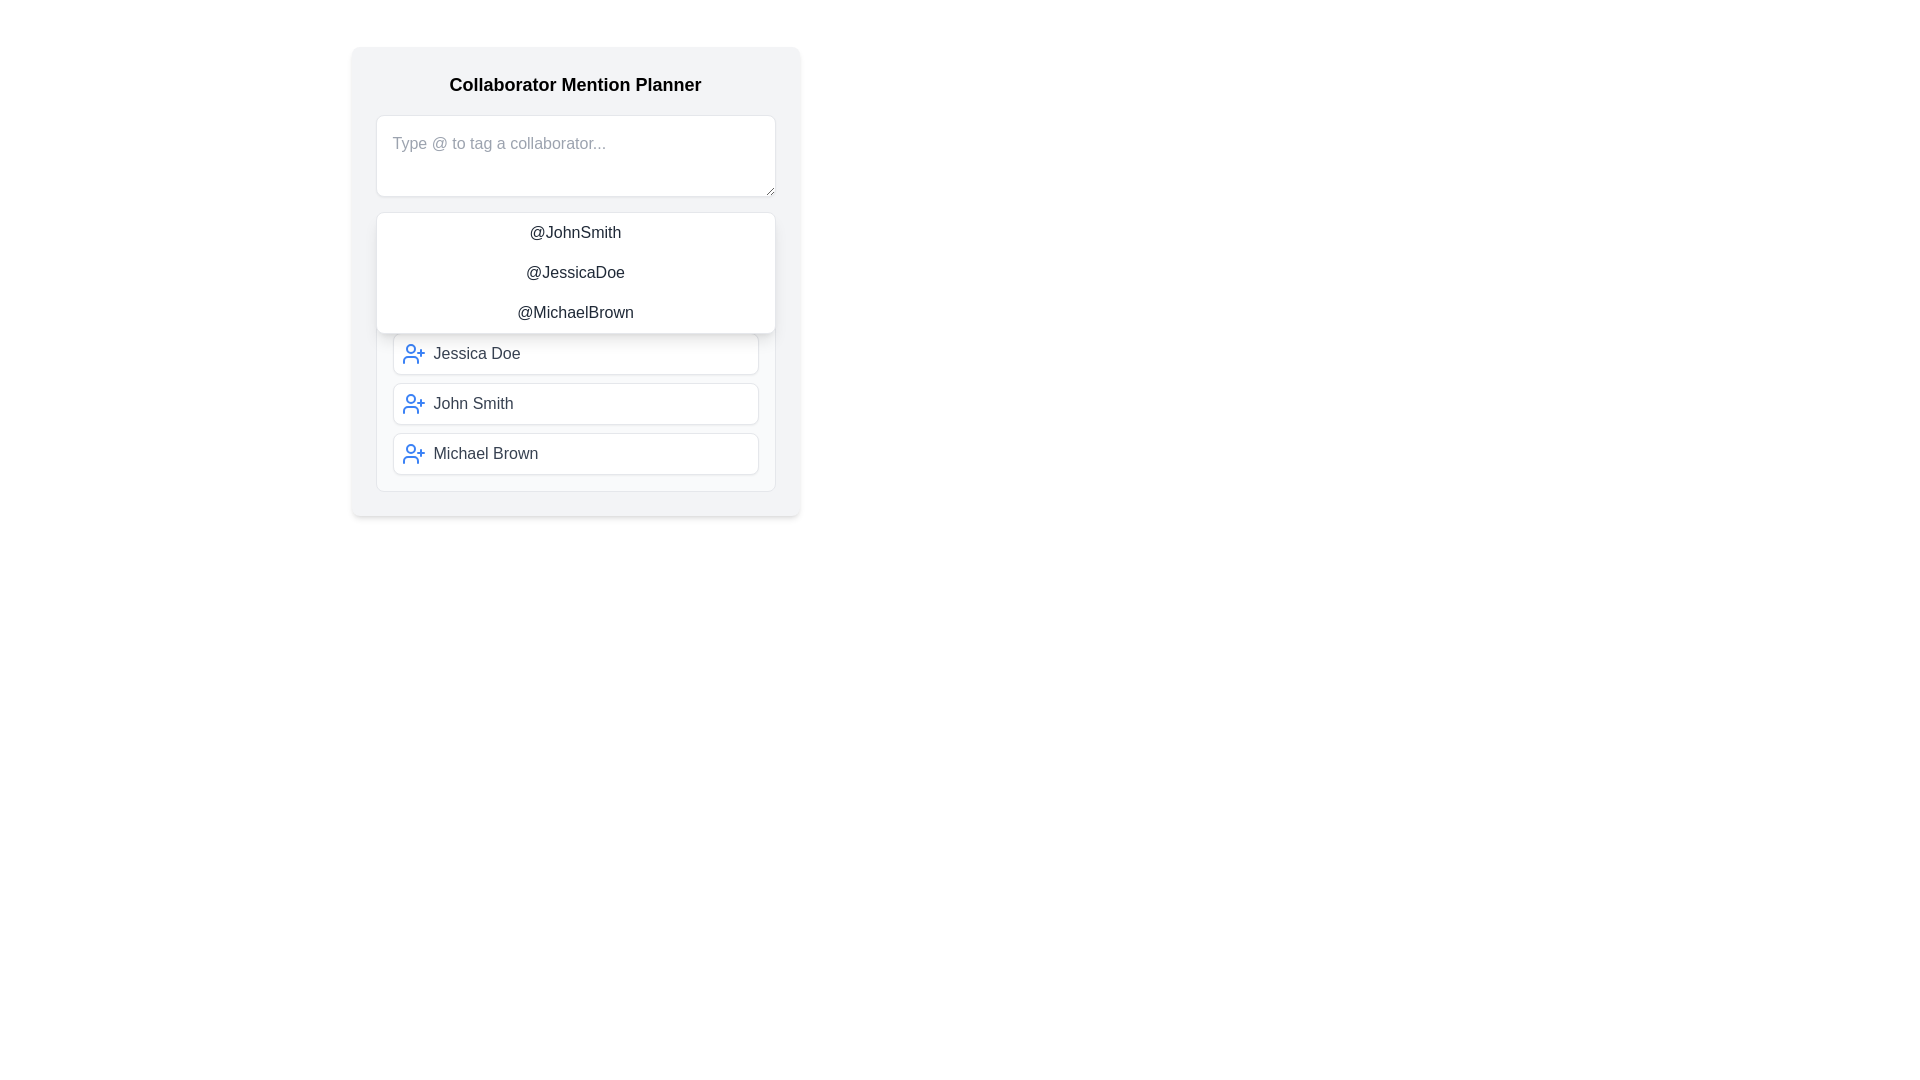 This screenshot has width=1920, height=1080. What do you see at coordinates (412, 454) in the screenshot?
I see `the icon representing the action` at bounding box center [412, 454].